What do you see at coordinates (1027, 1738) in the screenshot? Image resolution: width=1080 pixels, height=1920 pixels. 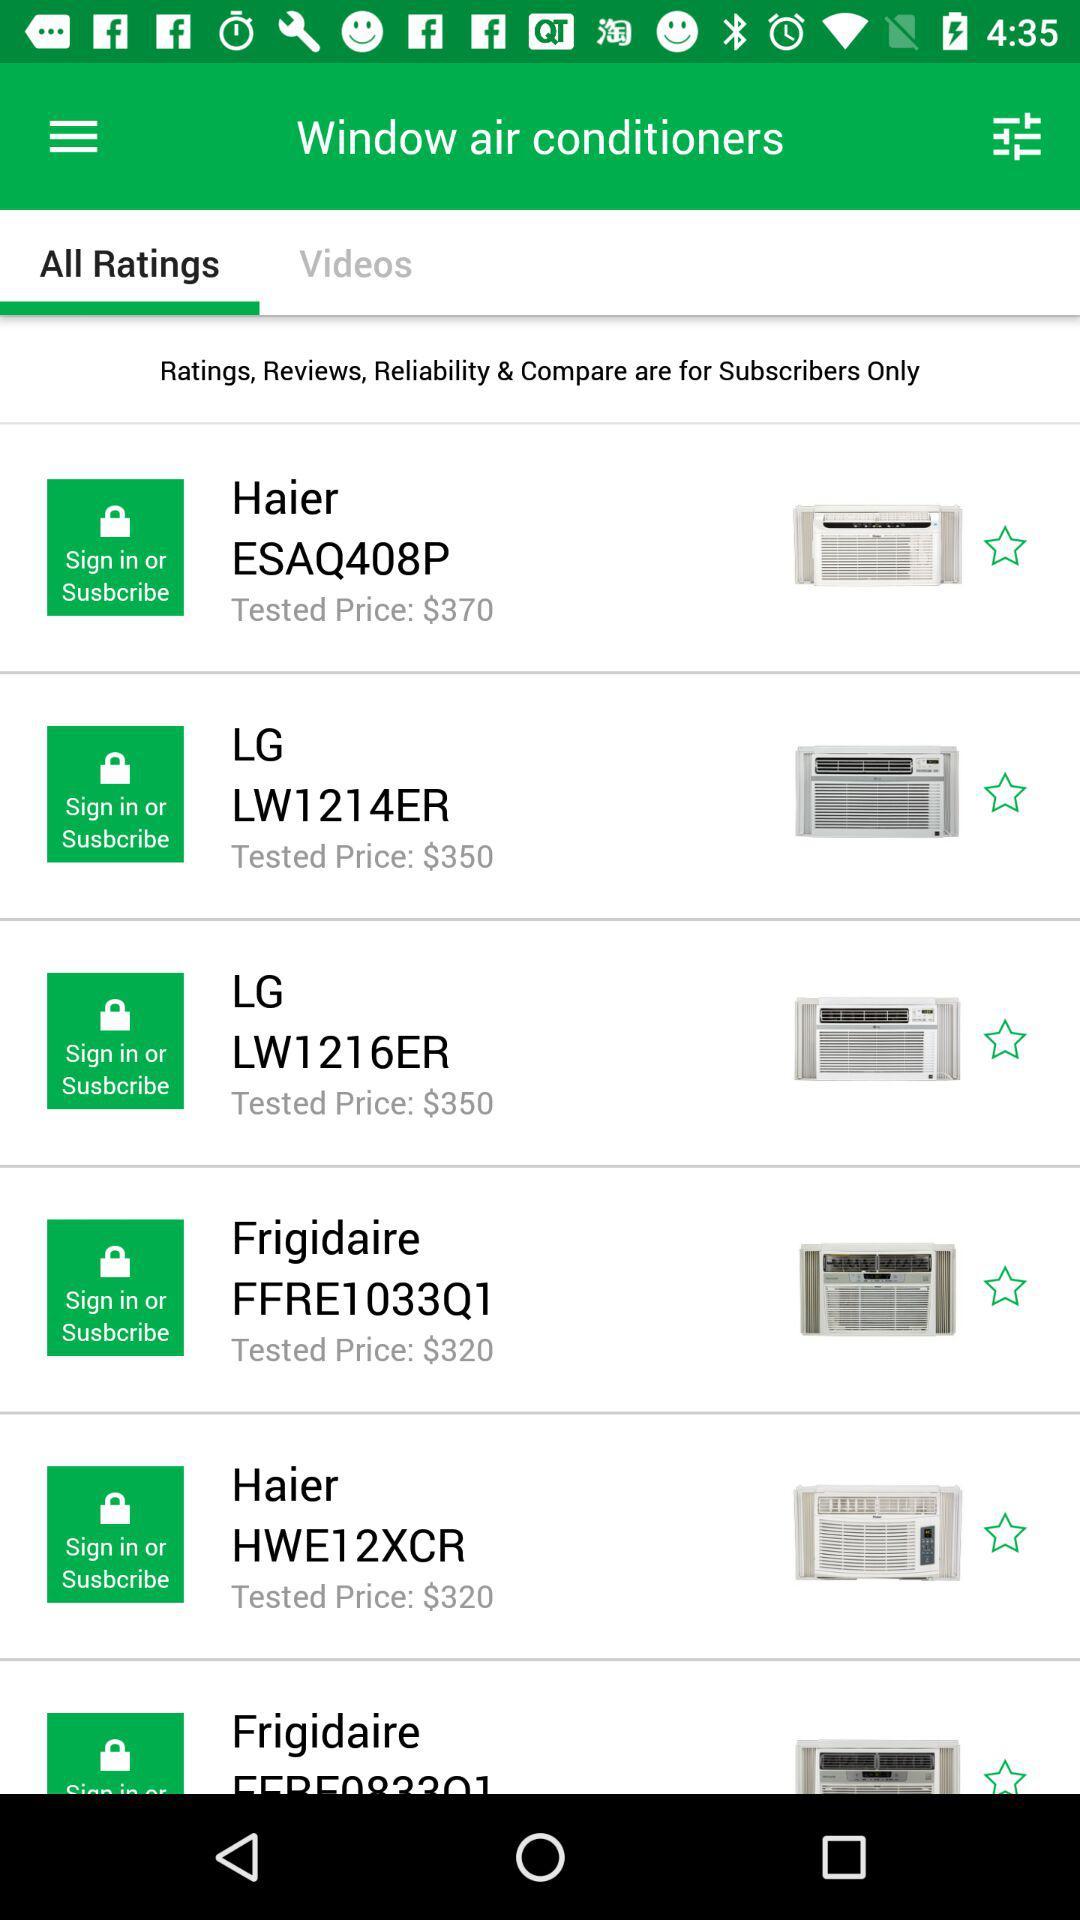 I see `option` at bounding box center [1027, 1738].